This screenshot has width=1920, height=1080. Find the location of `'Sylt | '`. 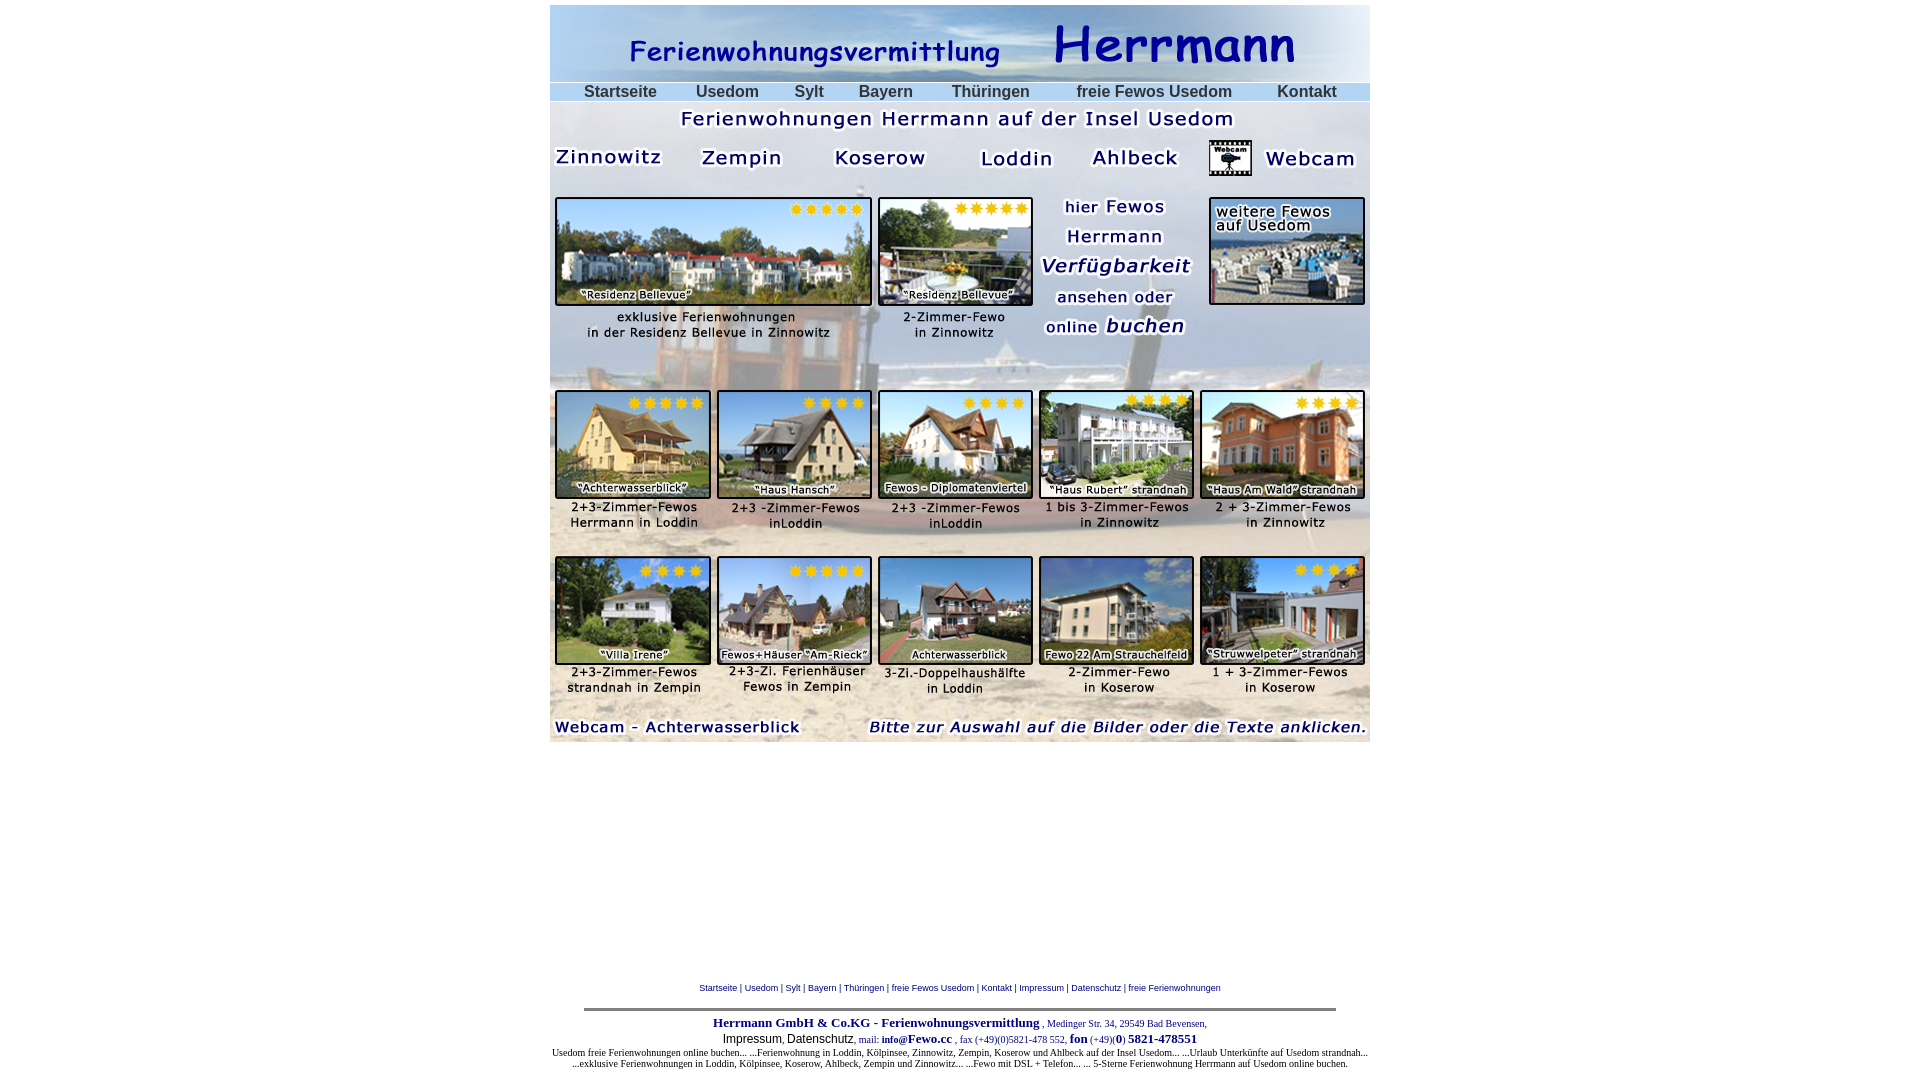

'Sylt | ' is located at coordinates (795, 986).